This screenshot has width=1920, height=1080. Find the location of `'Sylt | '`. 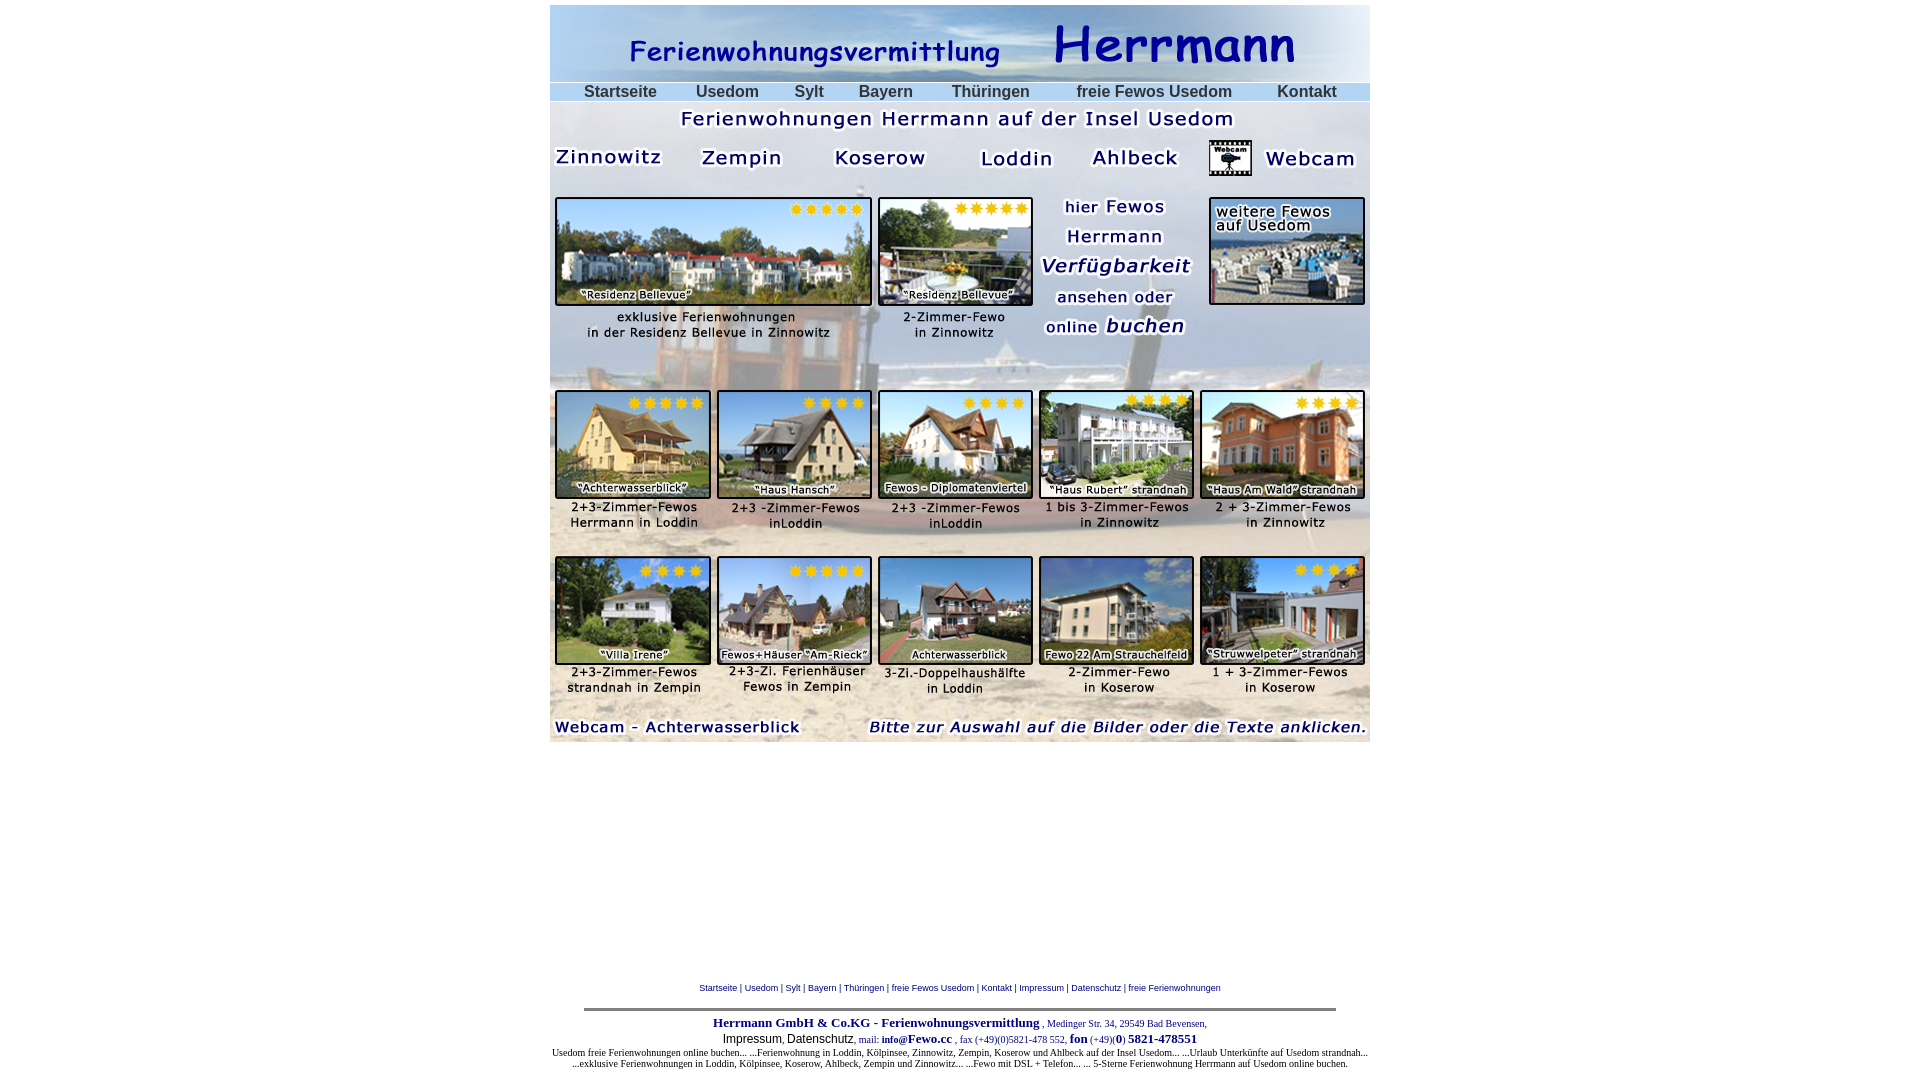

'Sylt | ' is located at coordinates (795, 986).